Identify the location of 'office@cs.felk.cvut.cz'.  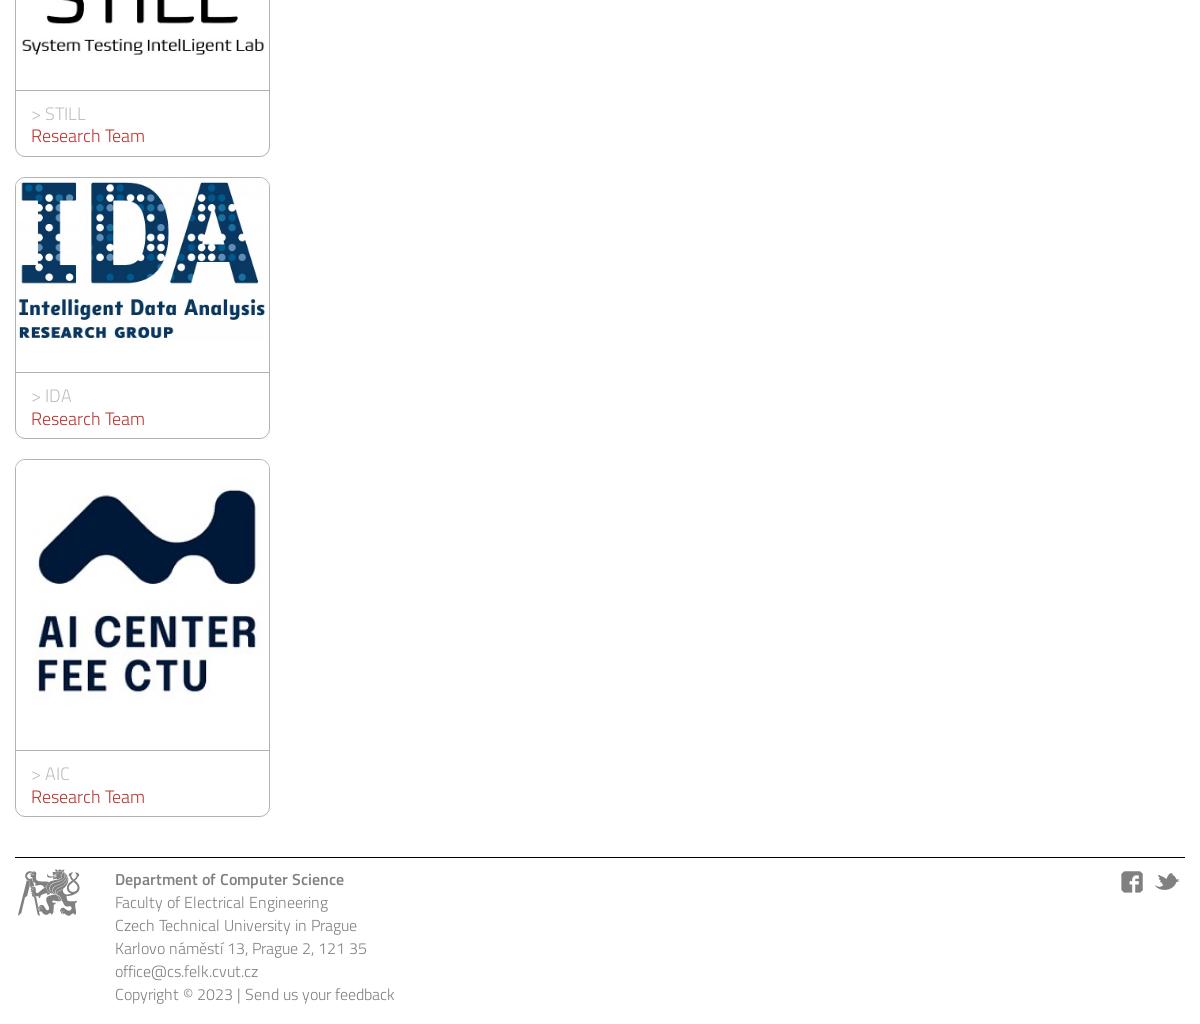
(185, 970).